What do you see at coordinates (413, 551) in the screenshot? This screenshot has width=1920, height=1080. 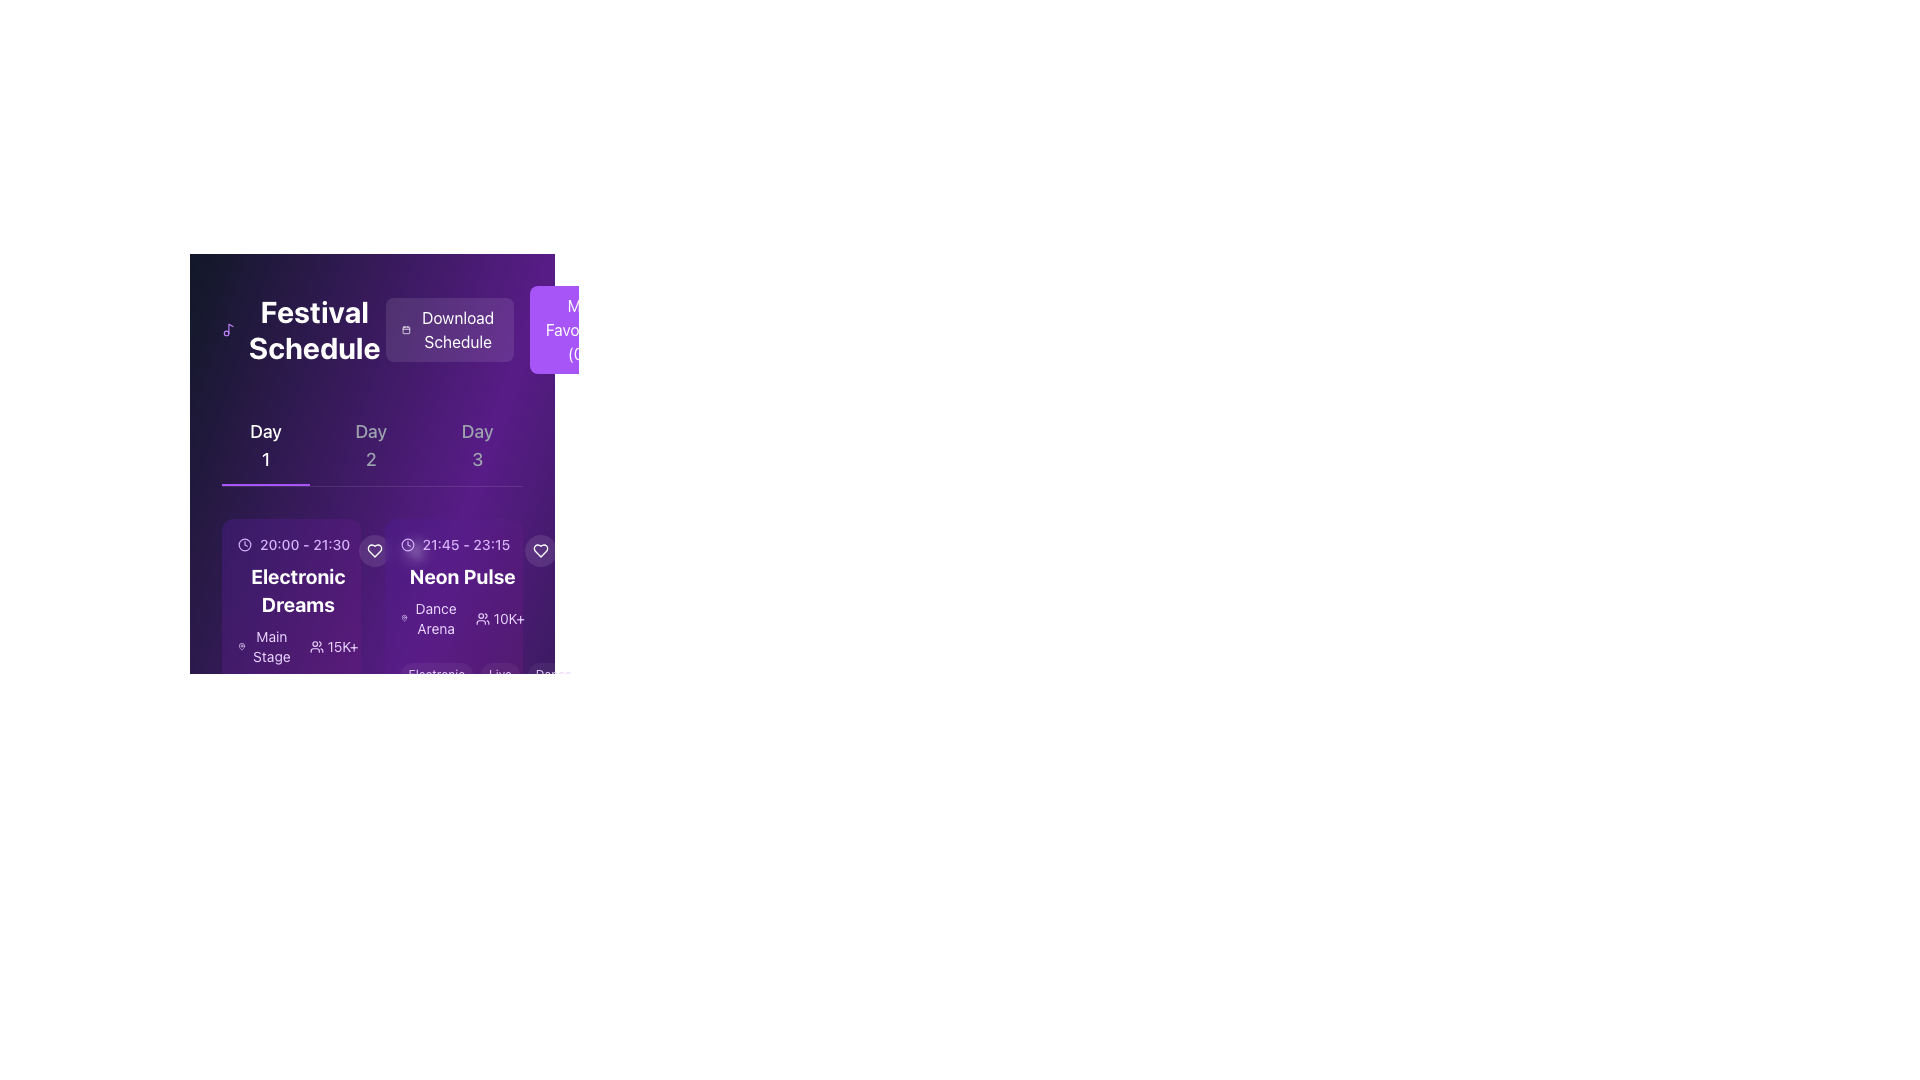 I see `the interactive circular button with a sharing glyph from its position in the second entry card under 'Day 1'` at bounding box center [413, 551].